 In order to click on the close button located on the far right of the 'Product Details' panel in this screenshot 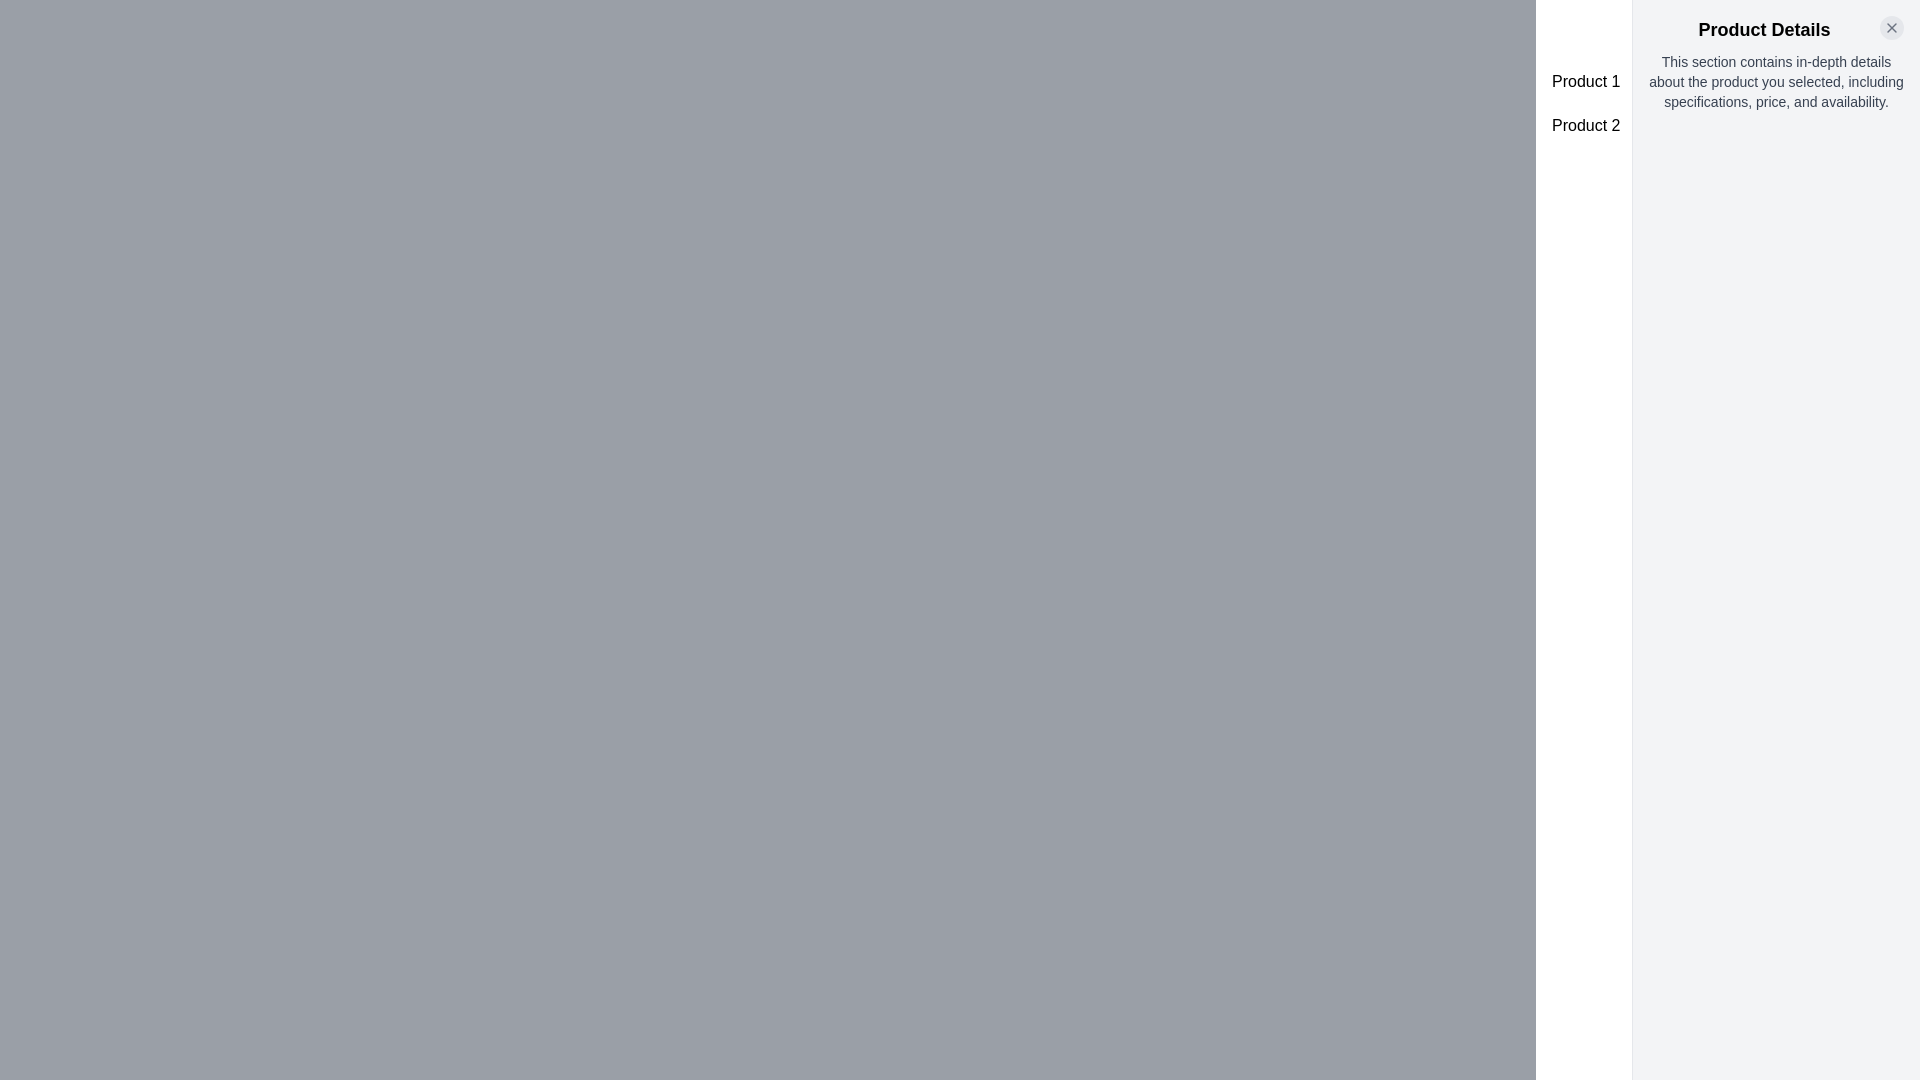, I will do `click(1890, 27)`.